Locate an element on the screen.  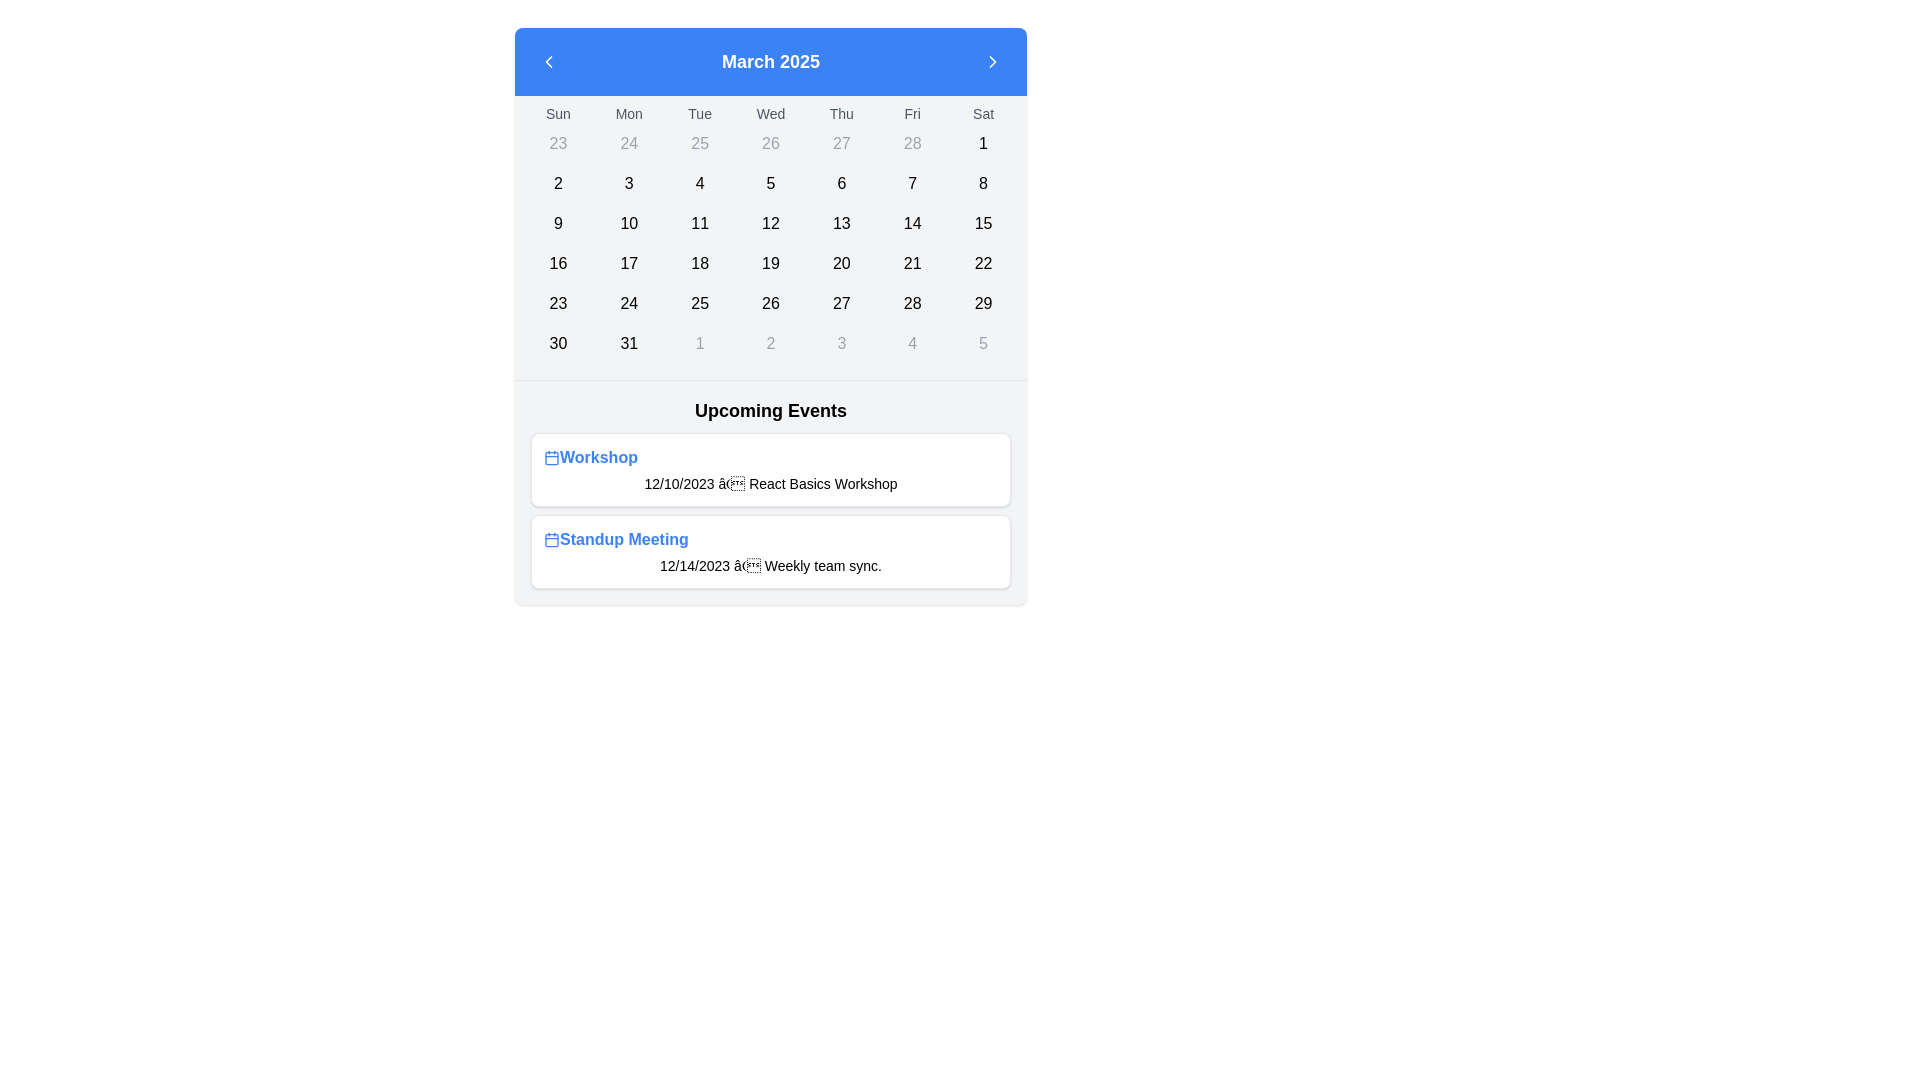
on the button-like date component displaying the numeral '20' in the calendar, located under the 'Thu' column is located at coordinates (841, 262).